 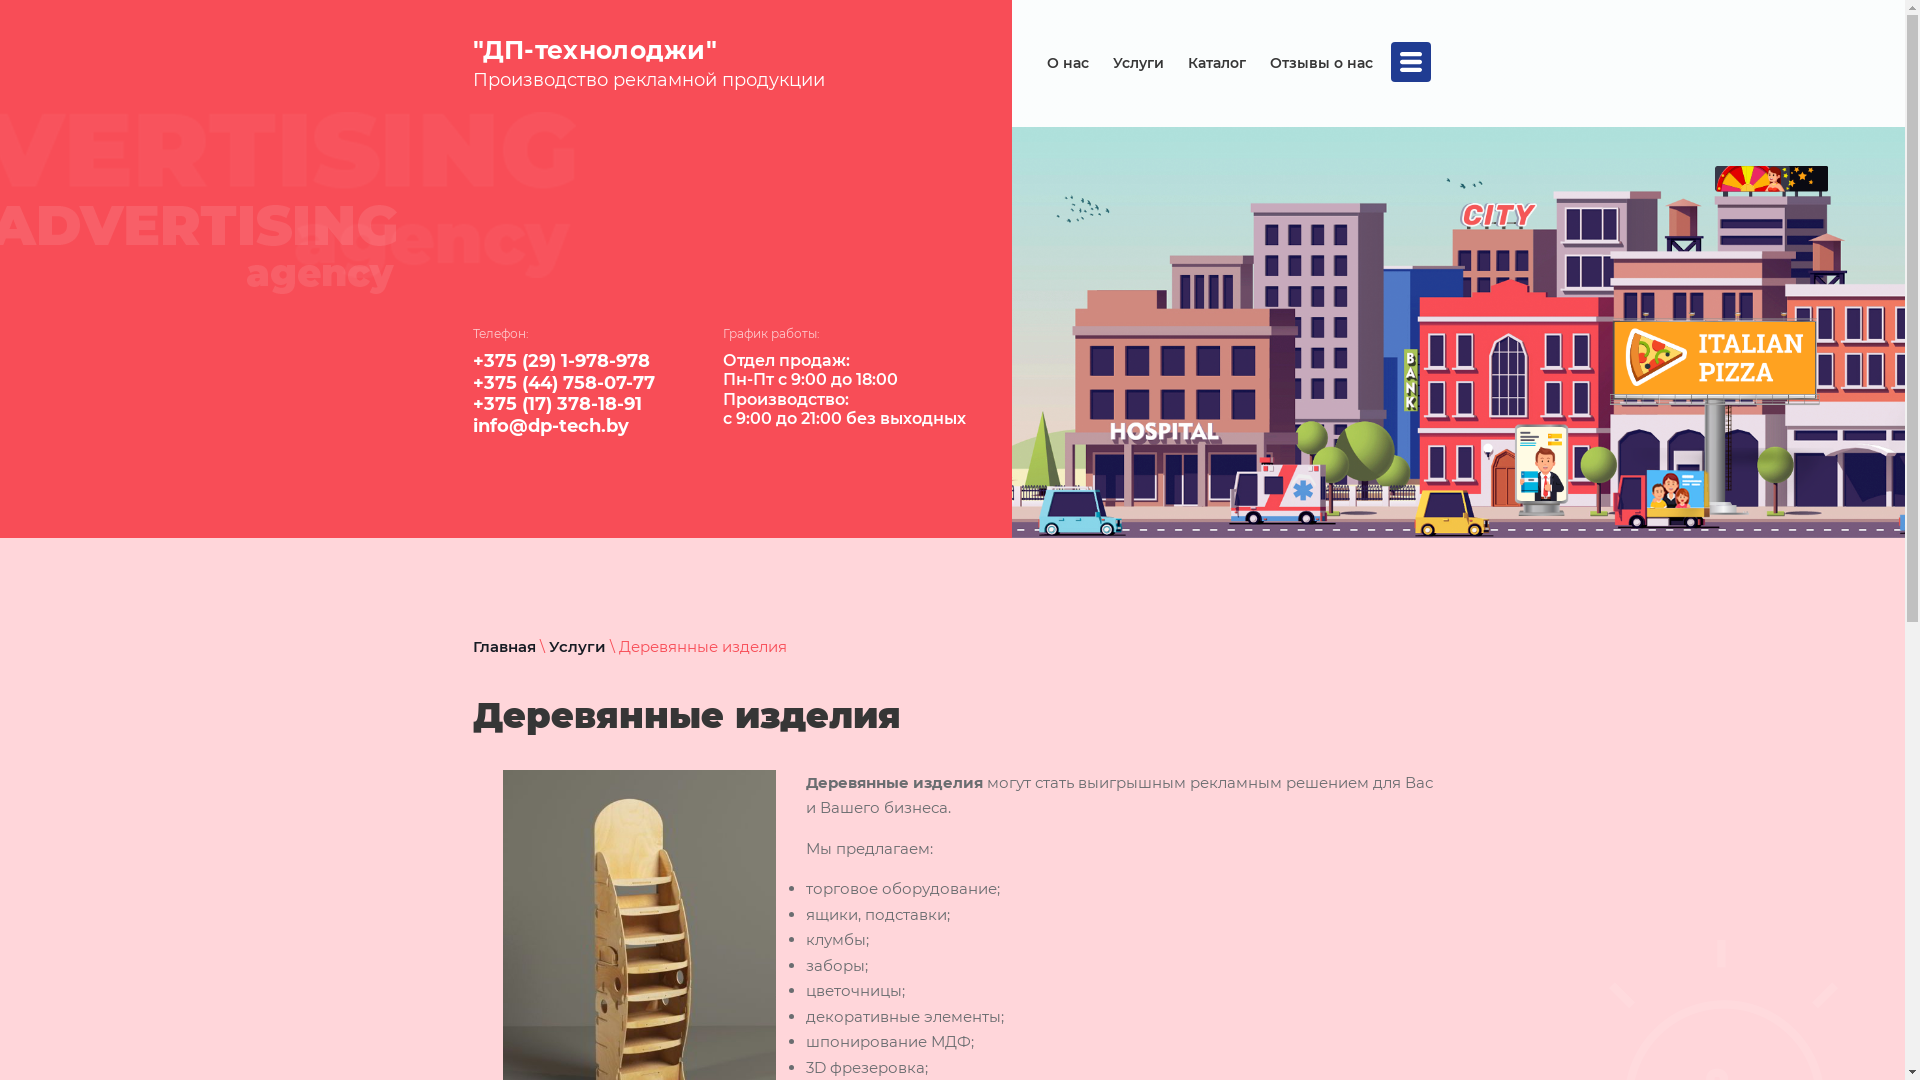 What do you see at coordinates (560, 361) in the screenshot?
I see `'+375 (29) 1-978-978'` at bounding box center [560, 361].